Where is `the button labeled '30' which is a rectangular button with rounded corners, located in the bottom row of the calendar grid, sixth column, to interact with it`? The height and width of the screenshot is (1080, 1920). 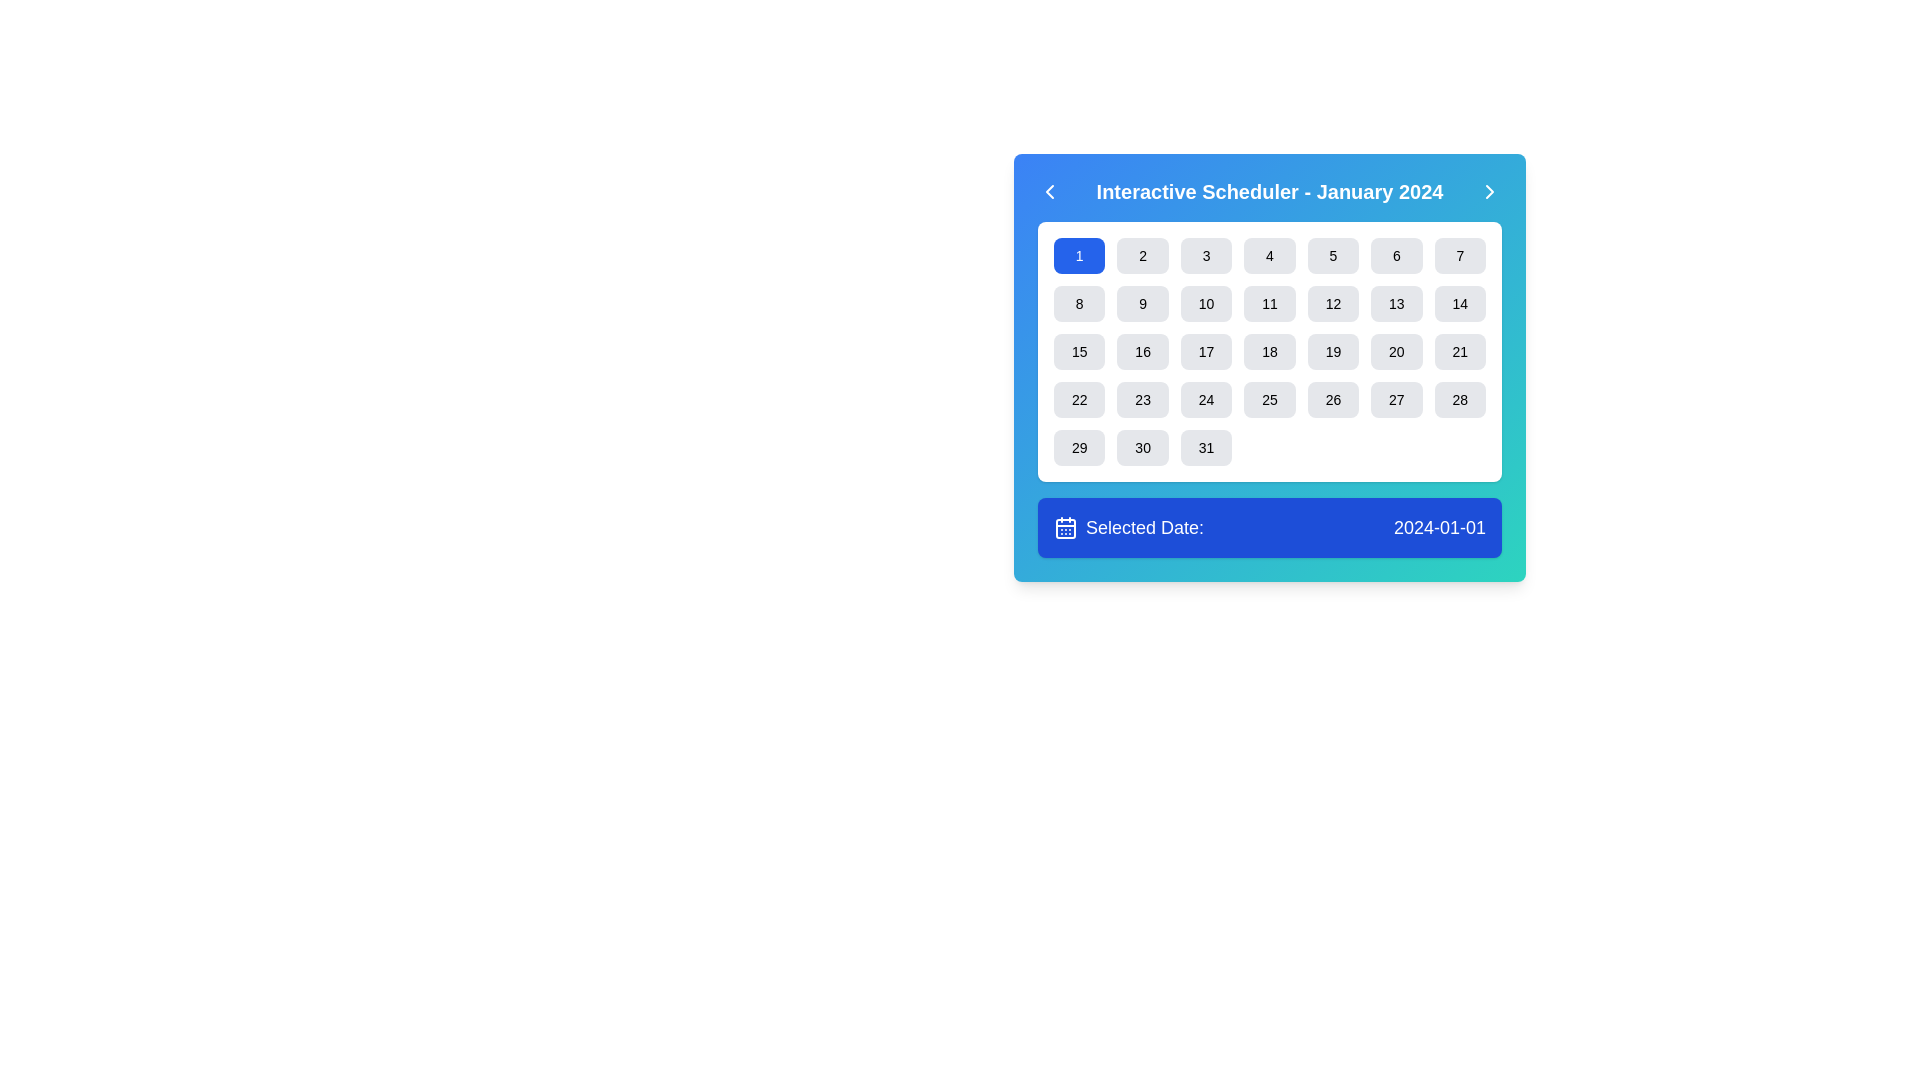
the button labeled '30' which is a rectangular button with rounded corners, located in the bottom row of the calendar grid, sixth column, to interact with it is located at coordinates (1143, 446).